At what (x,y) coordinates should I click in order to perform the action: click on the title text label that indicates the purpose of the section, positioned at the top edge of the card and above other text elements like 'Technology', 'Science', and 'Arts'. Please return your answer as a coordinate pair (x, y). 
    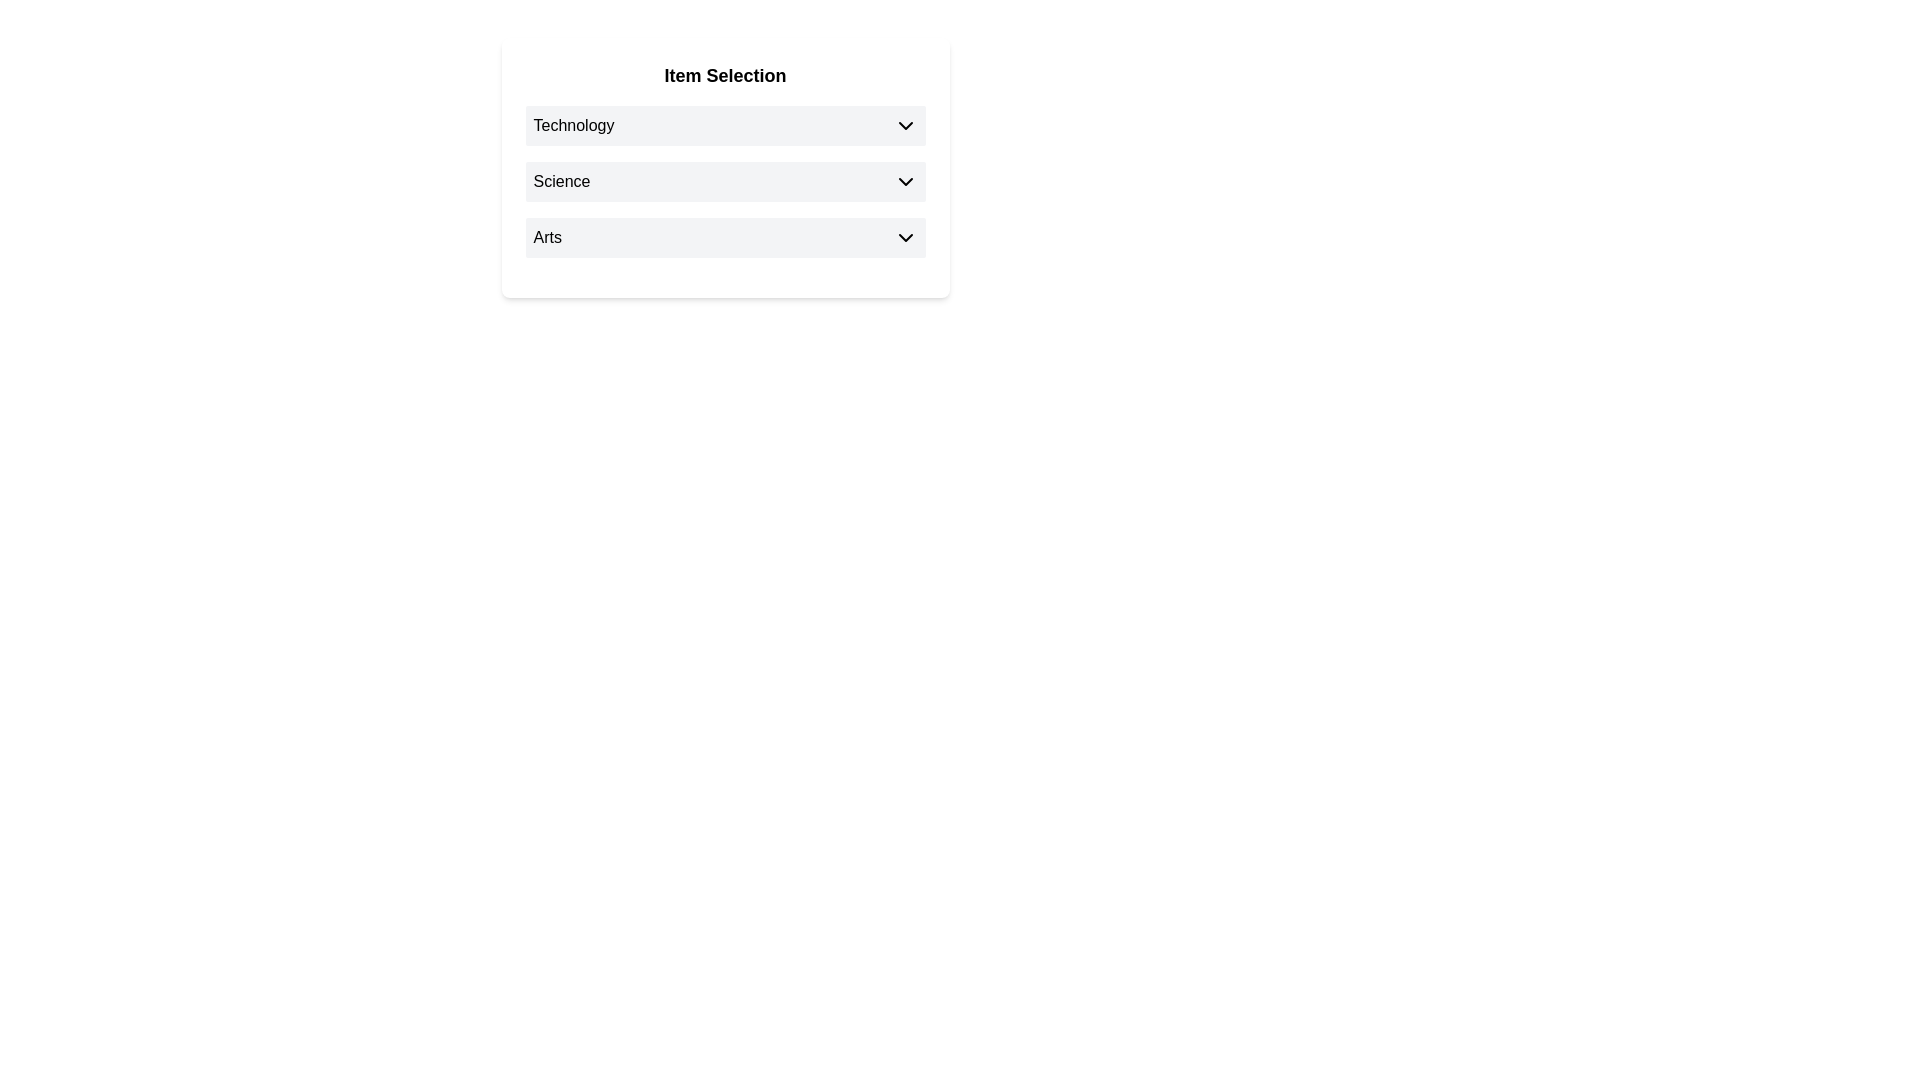
    Looking at the image, I should click on (724, 75).